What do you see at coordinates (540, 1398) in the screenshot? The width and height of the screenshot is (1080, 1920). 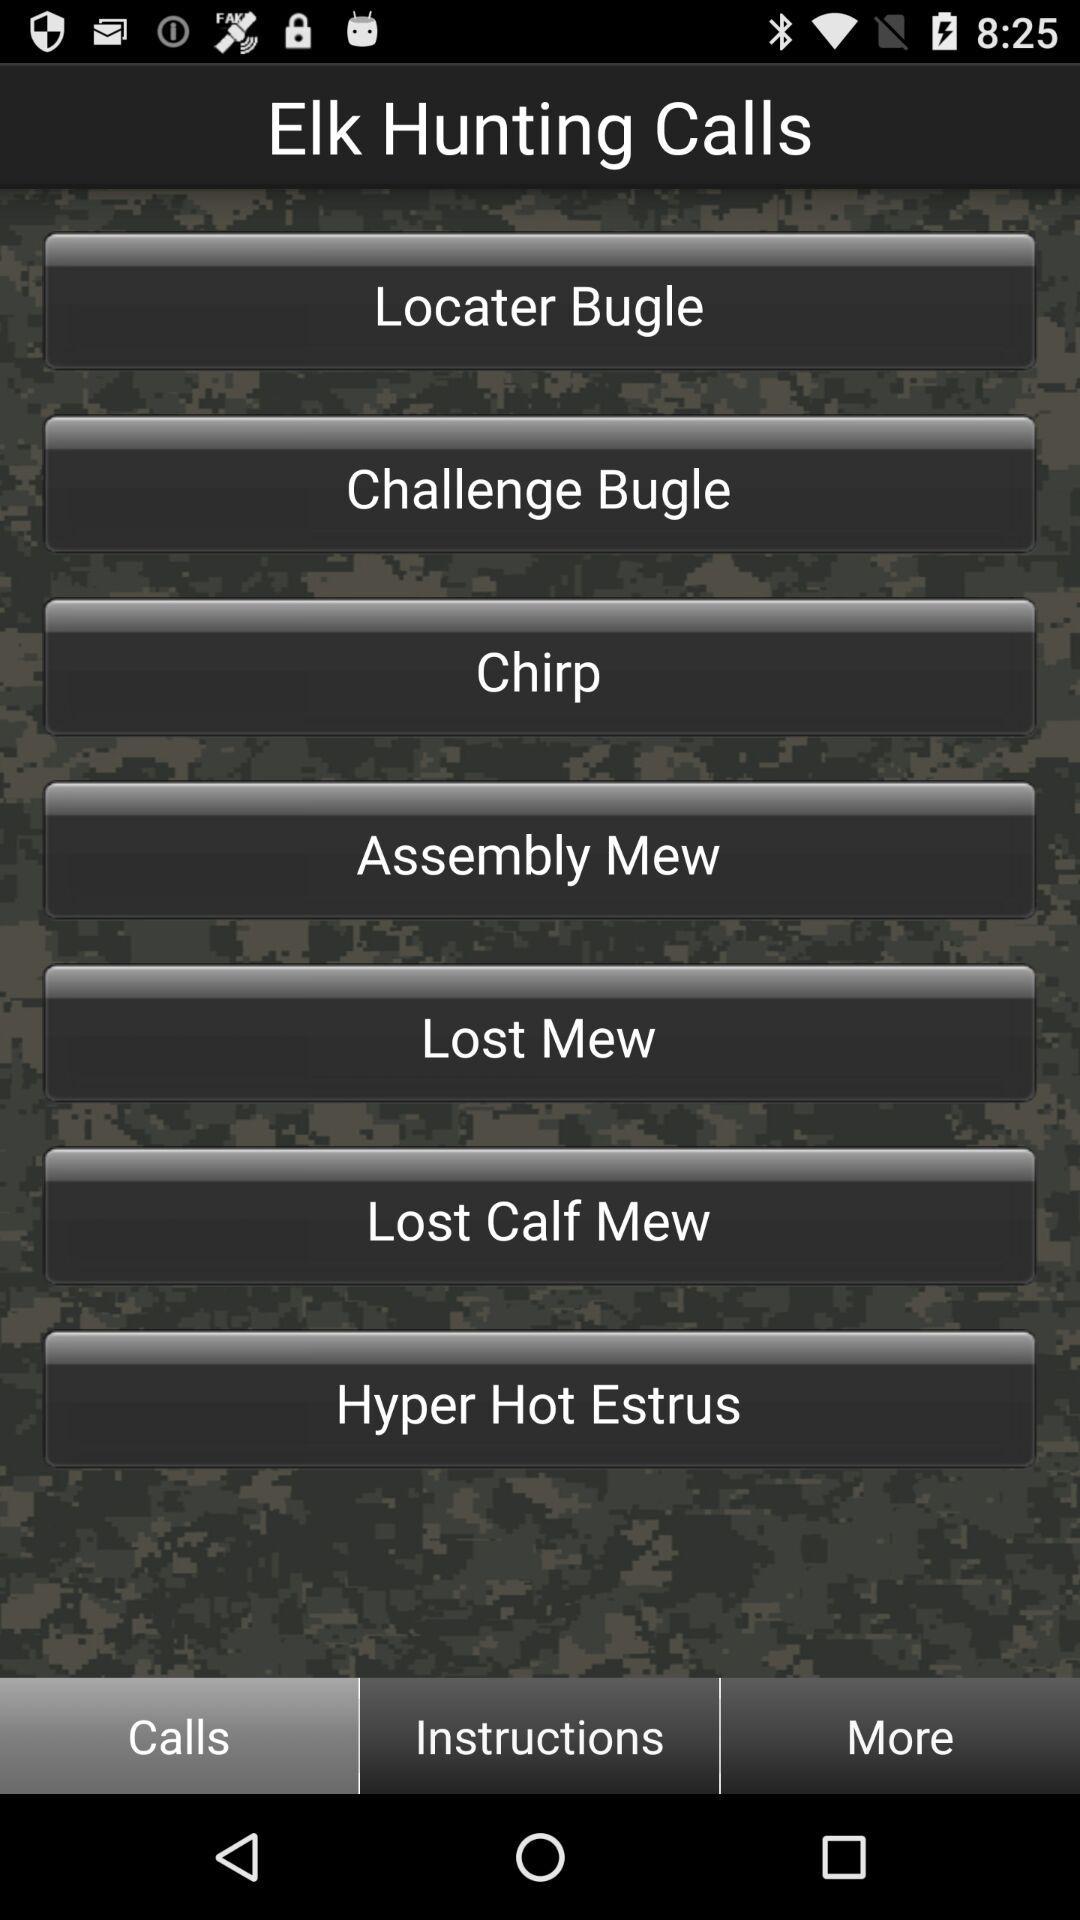 I see `app above the calls item` at bounding box center [540, 1398].